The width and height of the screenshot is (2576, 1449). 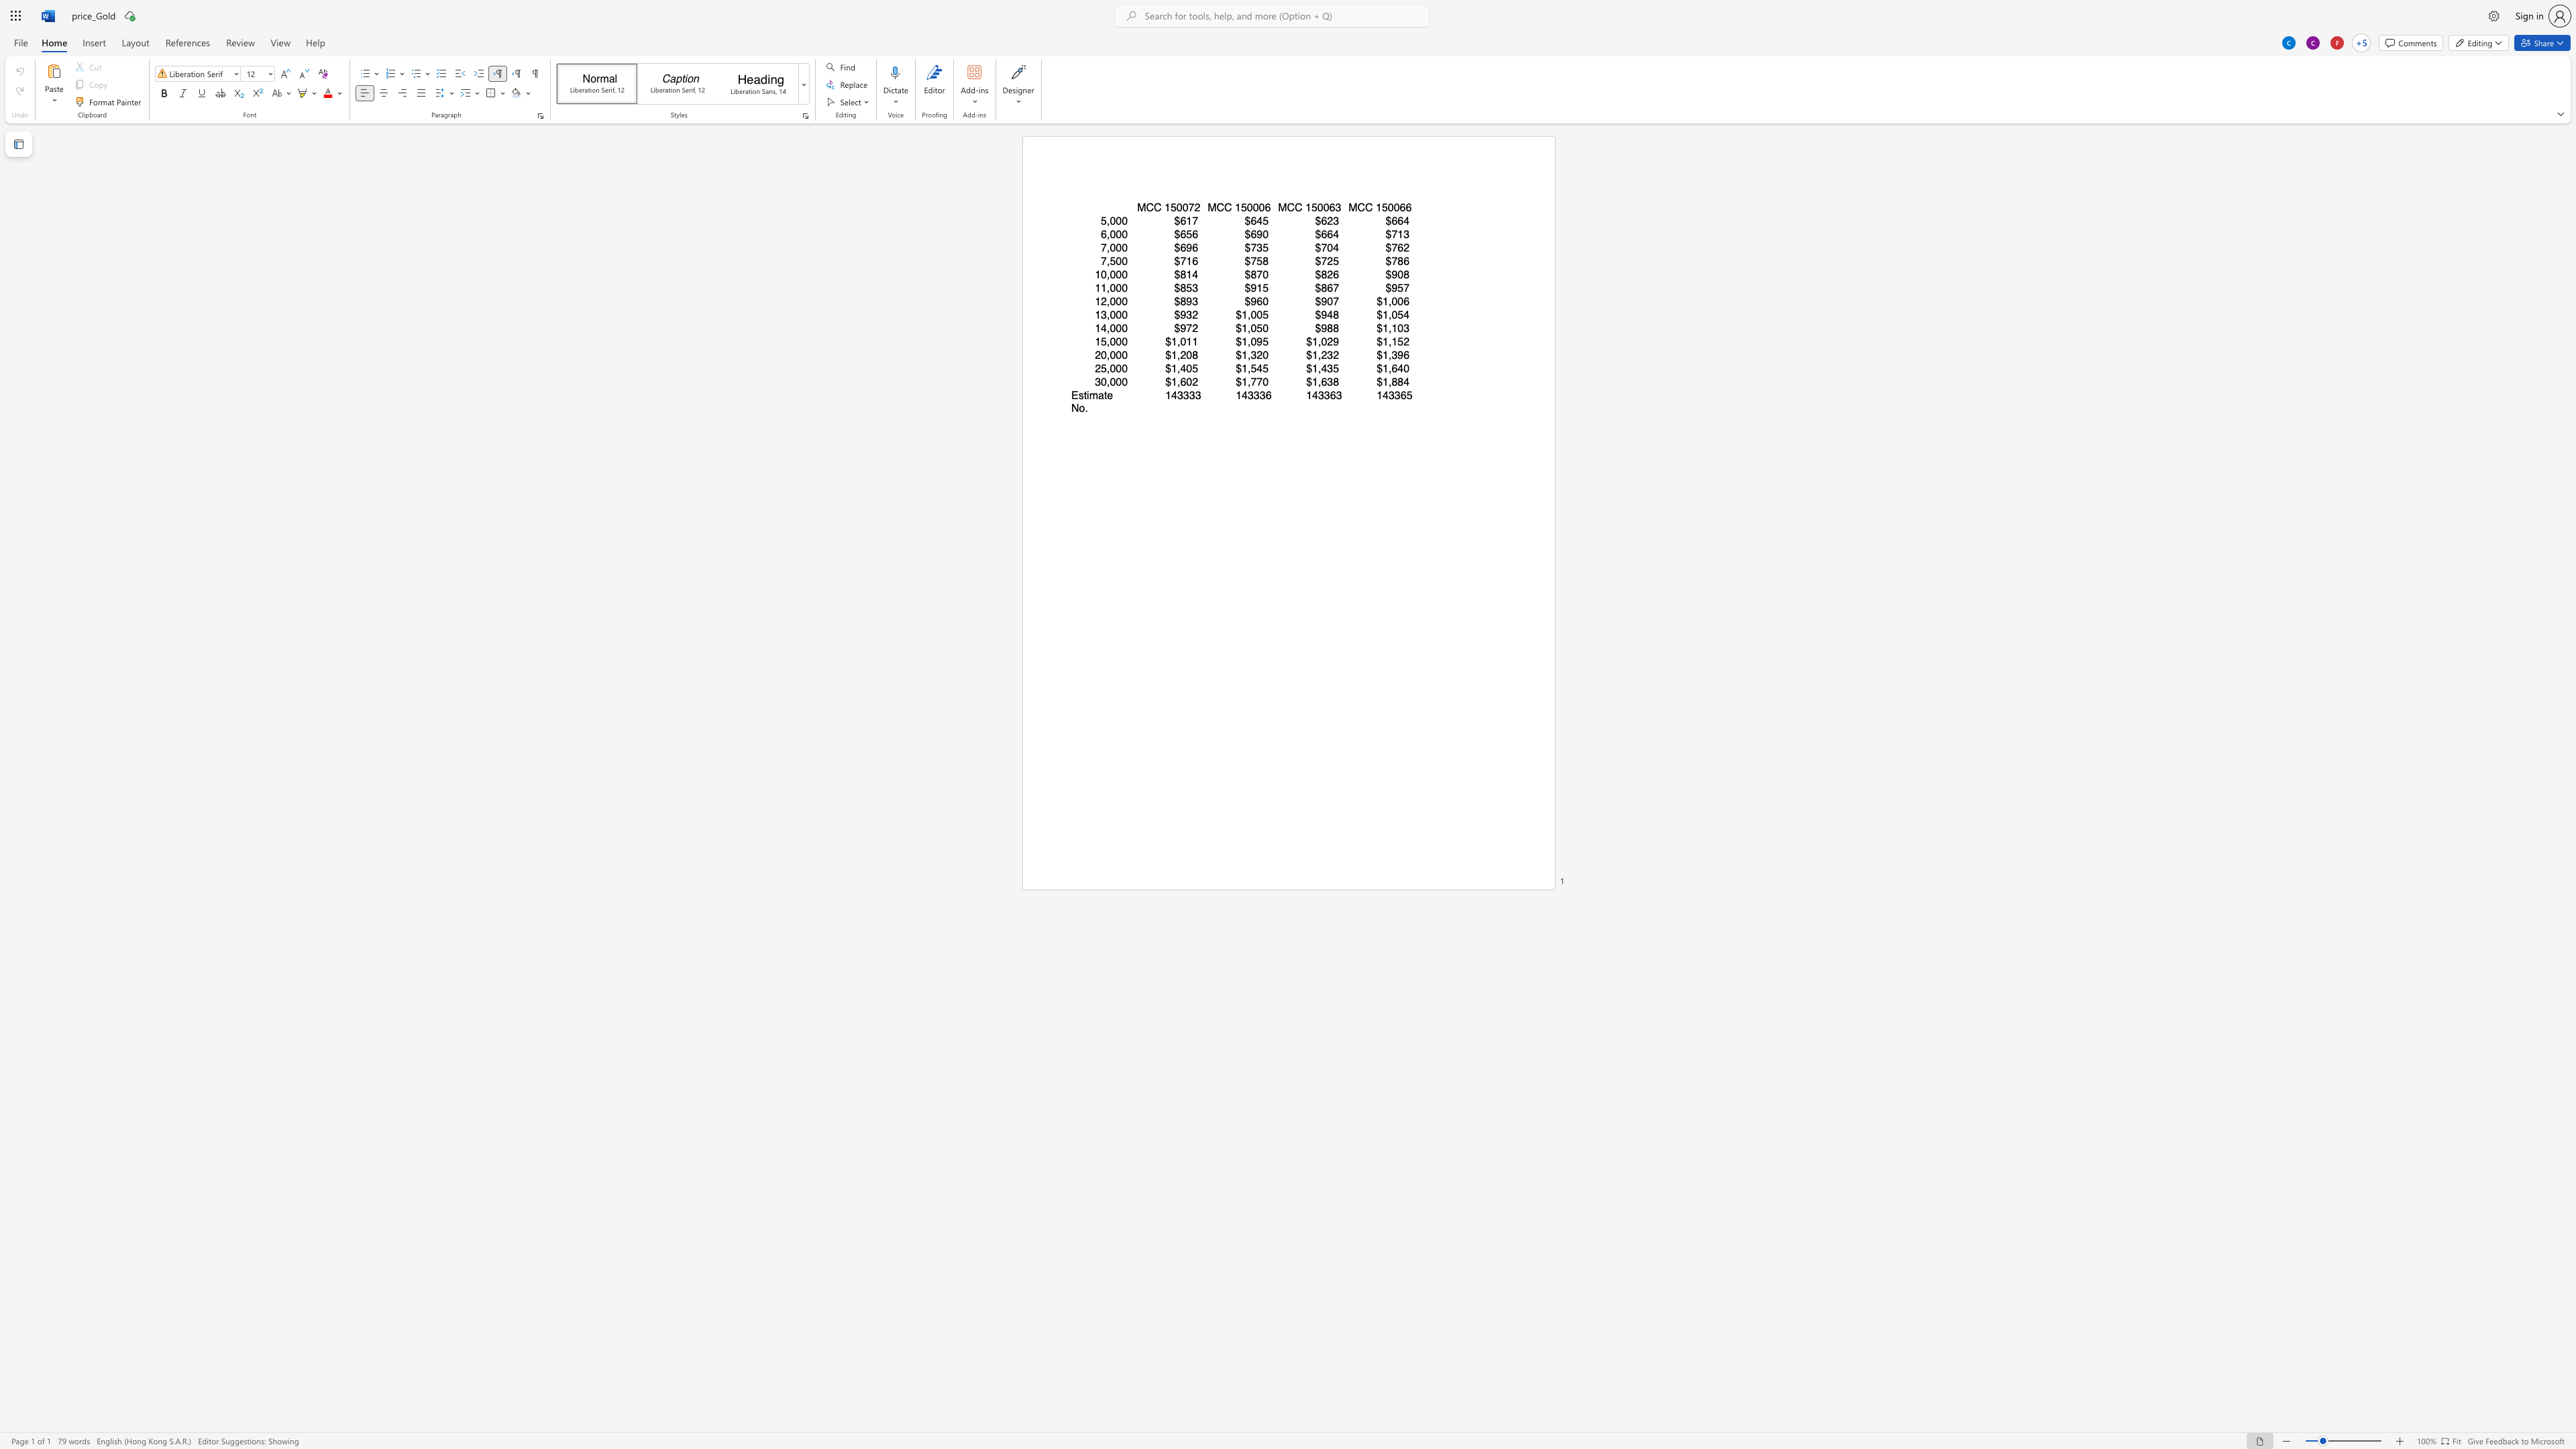 What do you see at coordinates (1172, 207) in the screenshot?
I see `the 1th character "5" in the text` at bounding box center [1172, 207].